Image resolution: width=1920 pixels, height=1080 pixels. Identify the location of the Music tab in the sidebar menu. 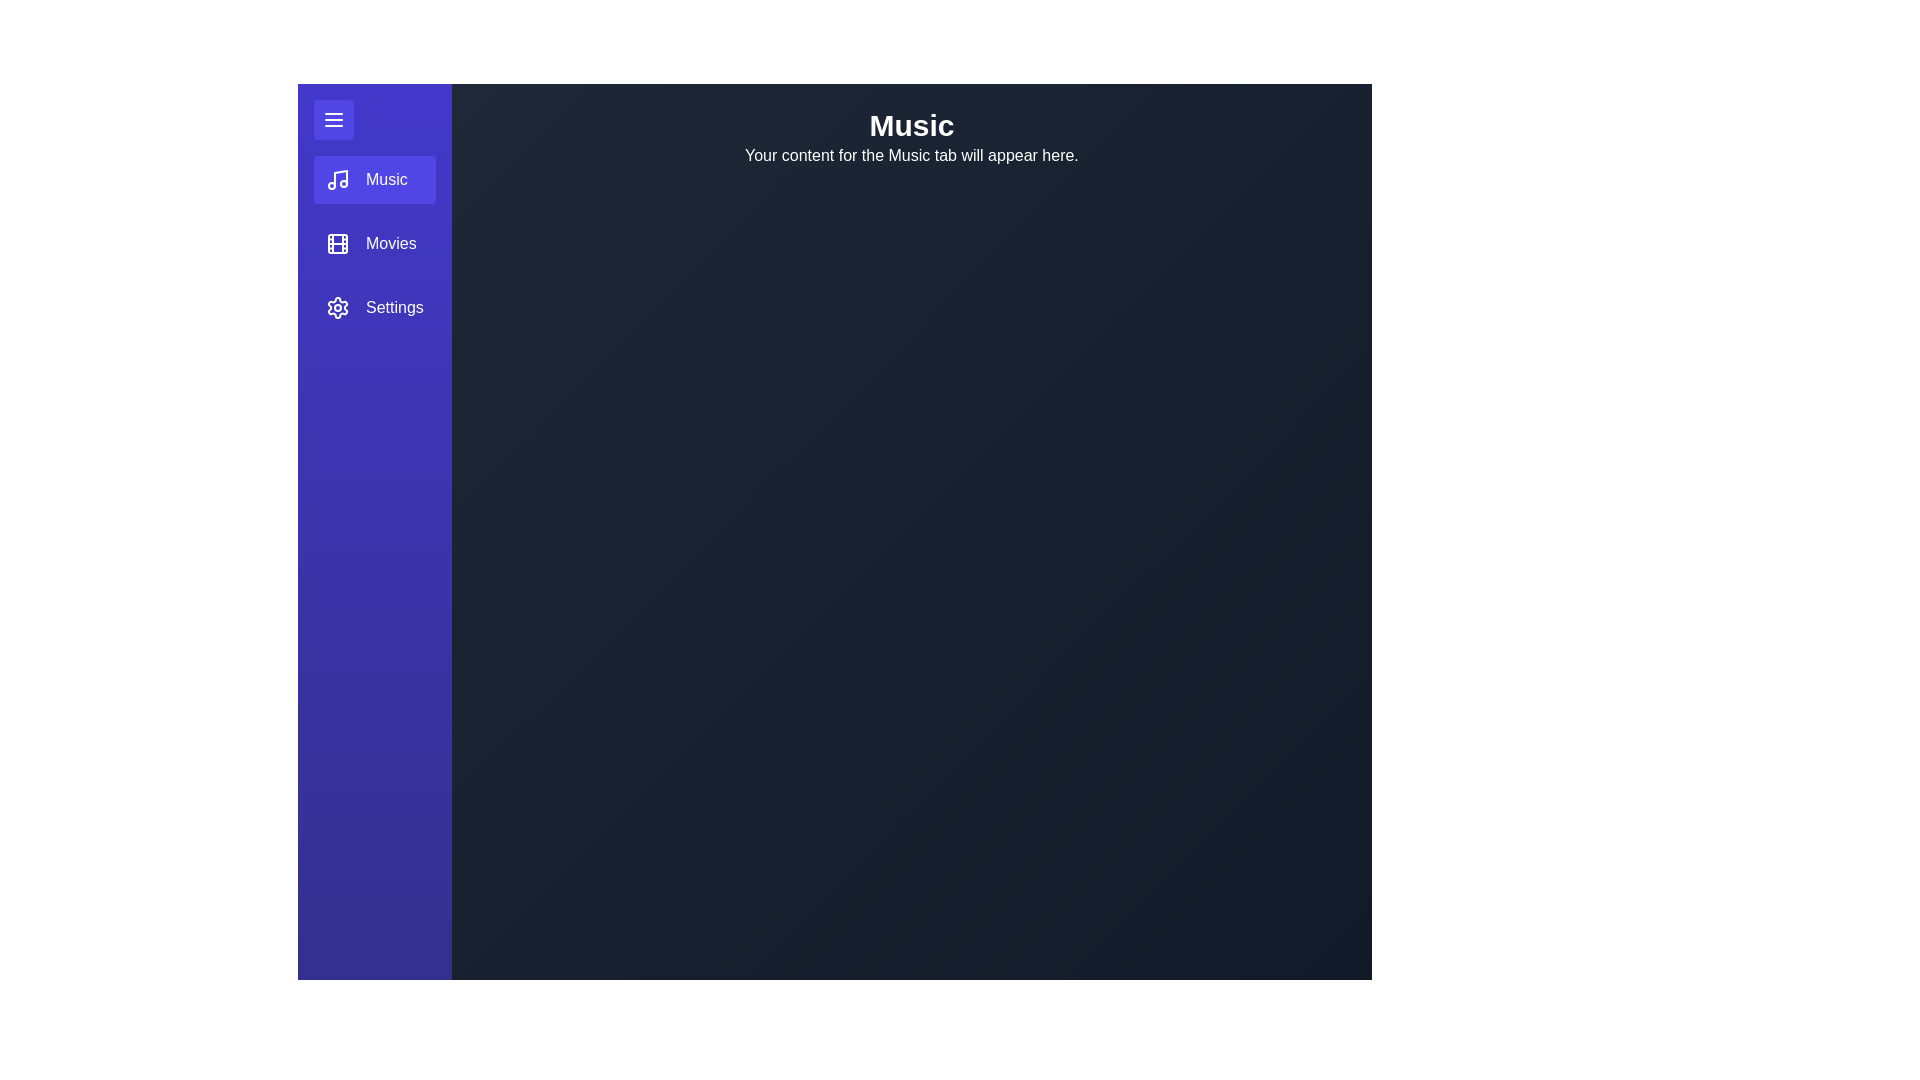
(374, 180).